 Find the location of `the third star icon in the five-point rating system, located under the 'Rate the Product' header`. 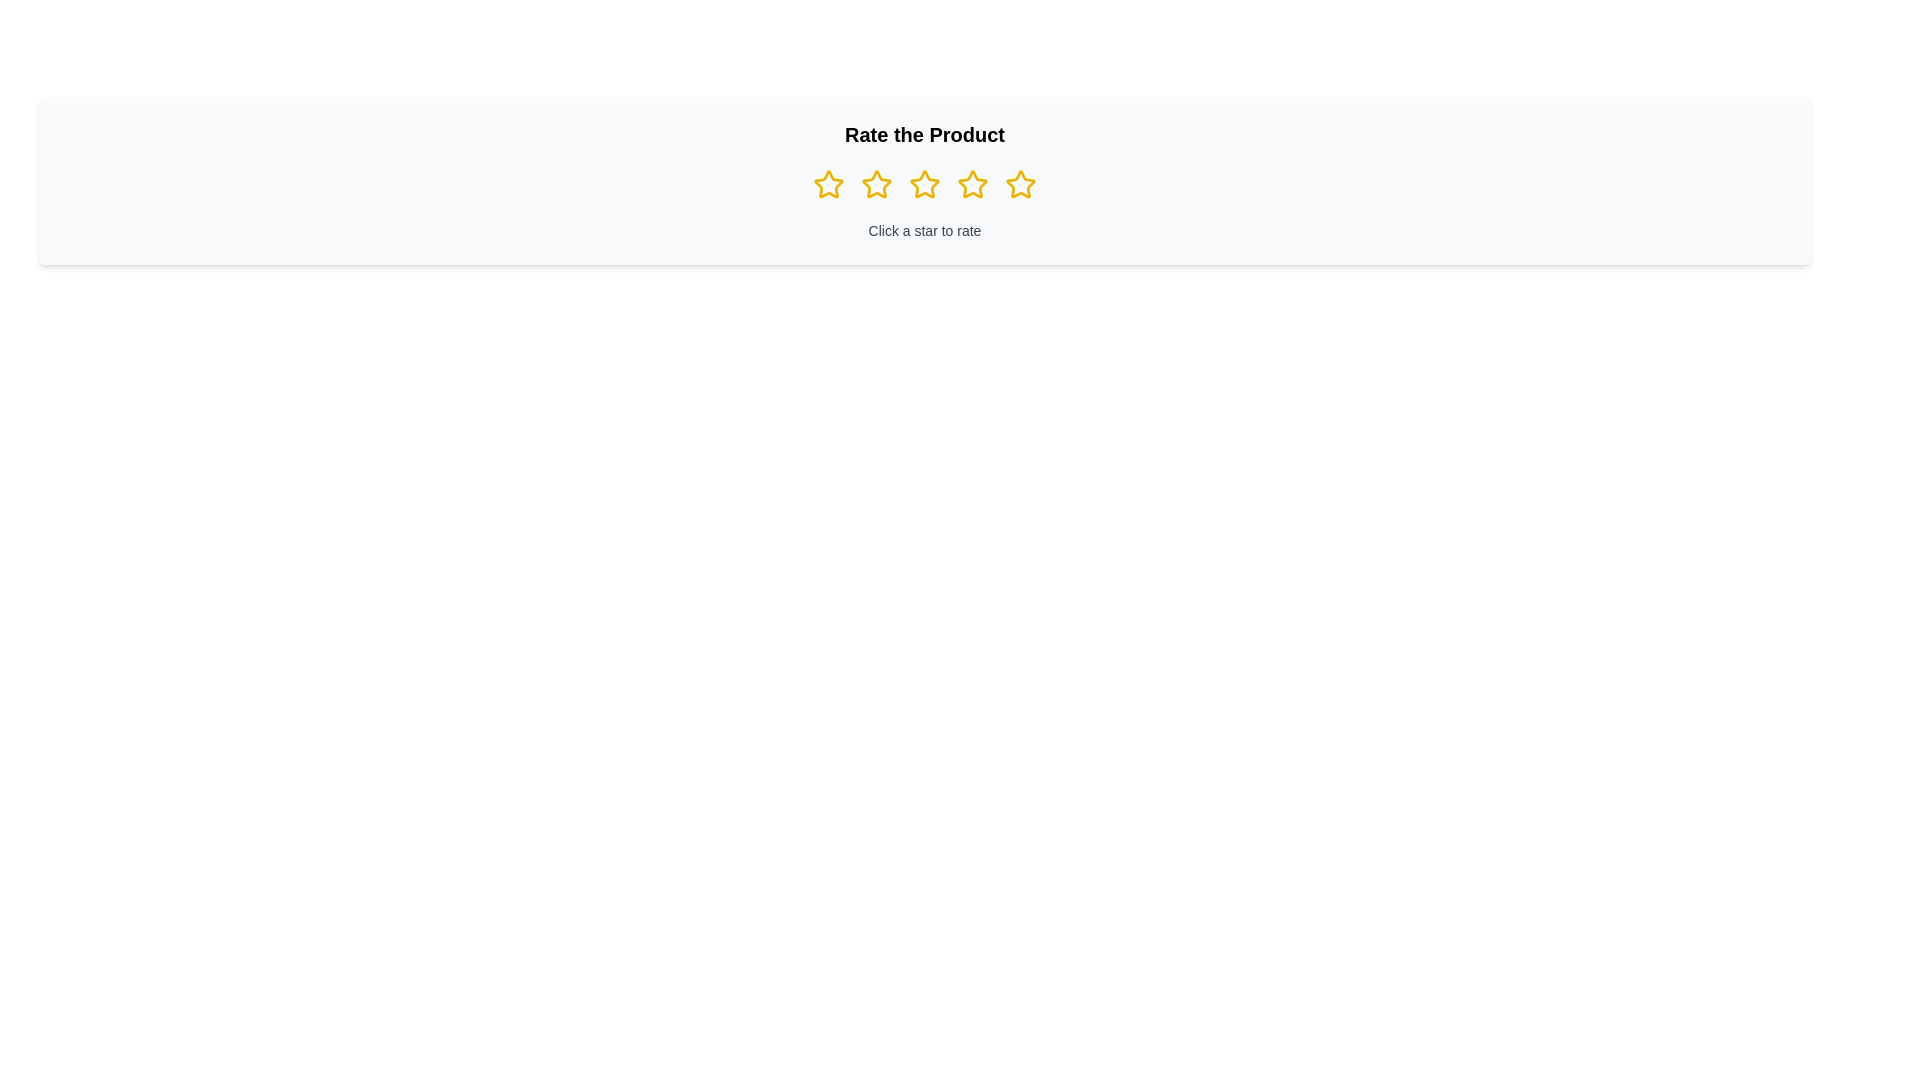

the third star icon in the five-point rating system, located under the 'Rate the Product' header is located at coordinates (924, 185).